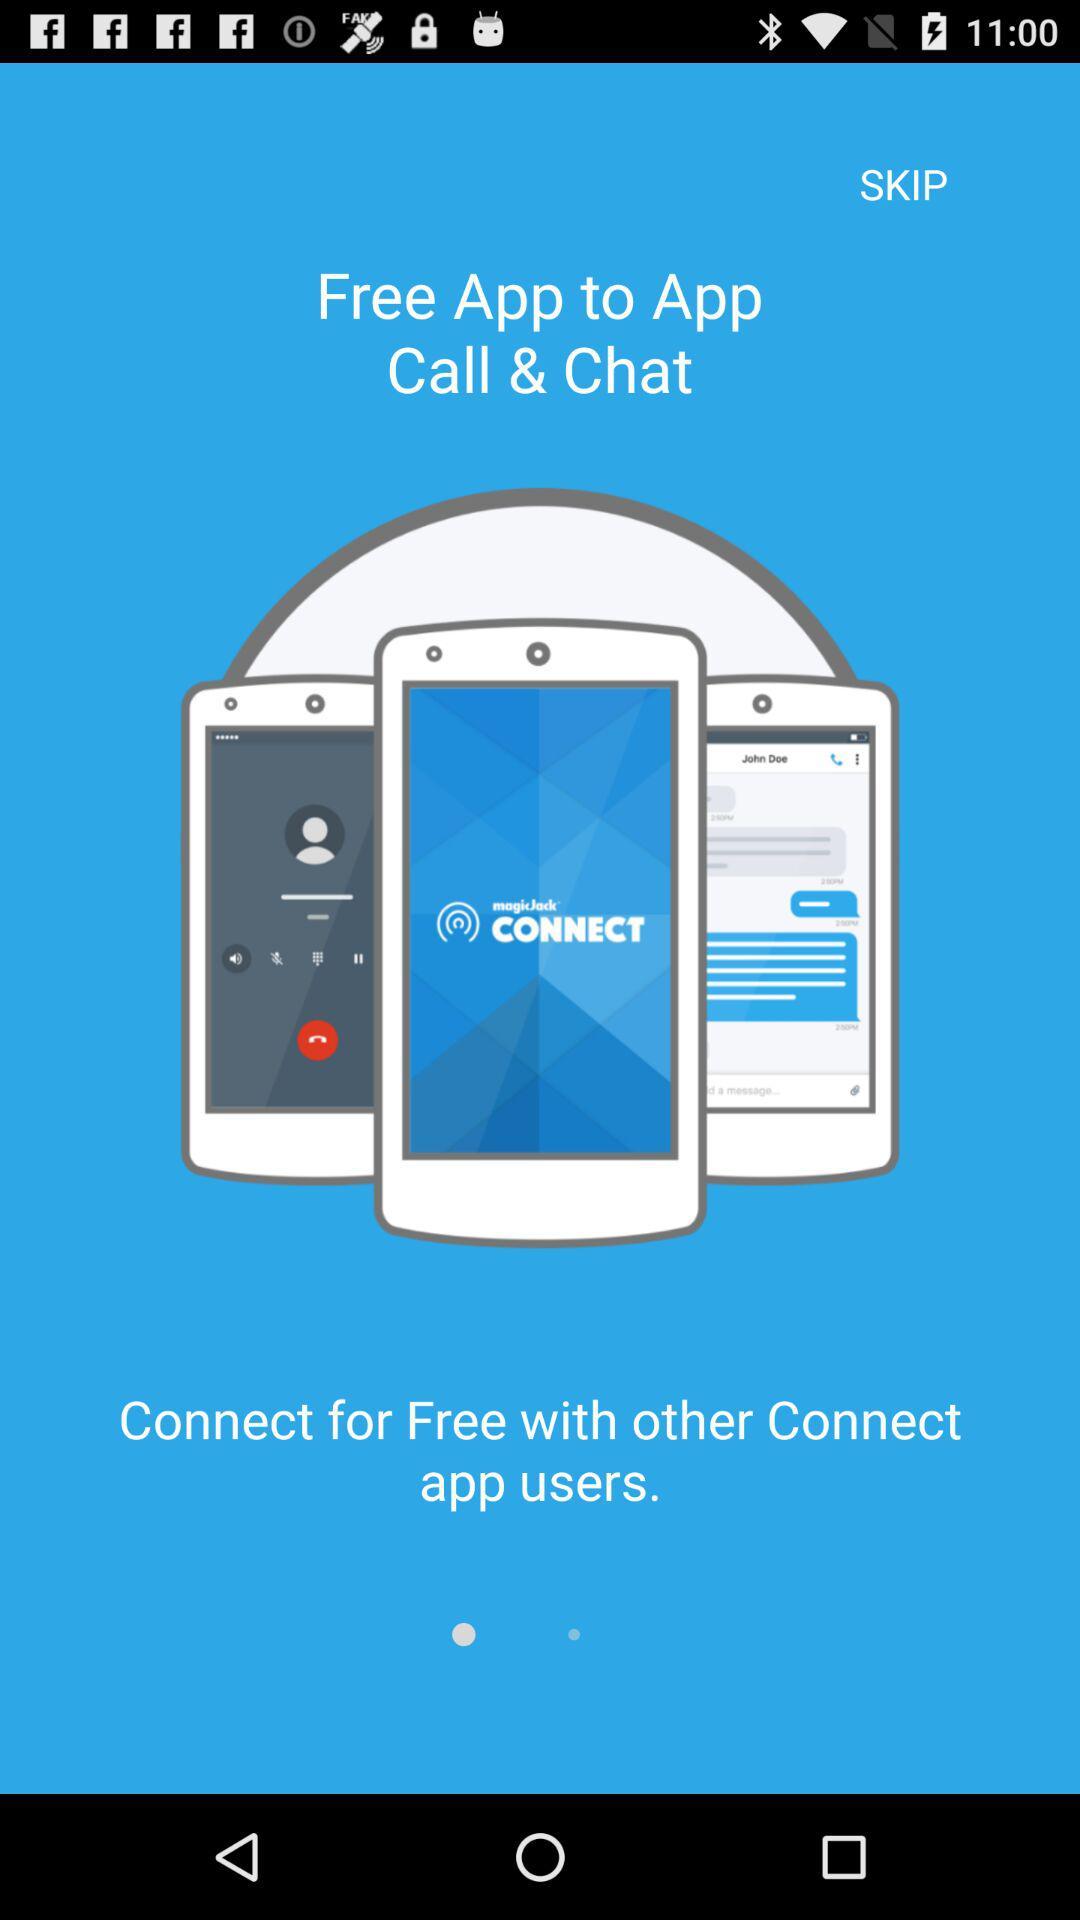  I want to click on the item below the connect for free item, so click(574, 1634).